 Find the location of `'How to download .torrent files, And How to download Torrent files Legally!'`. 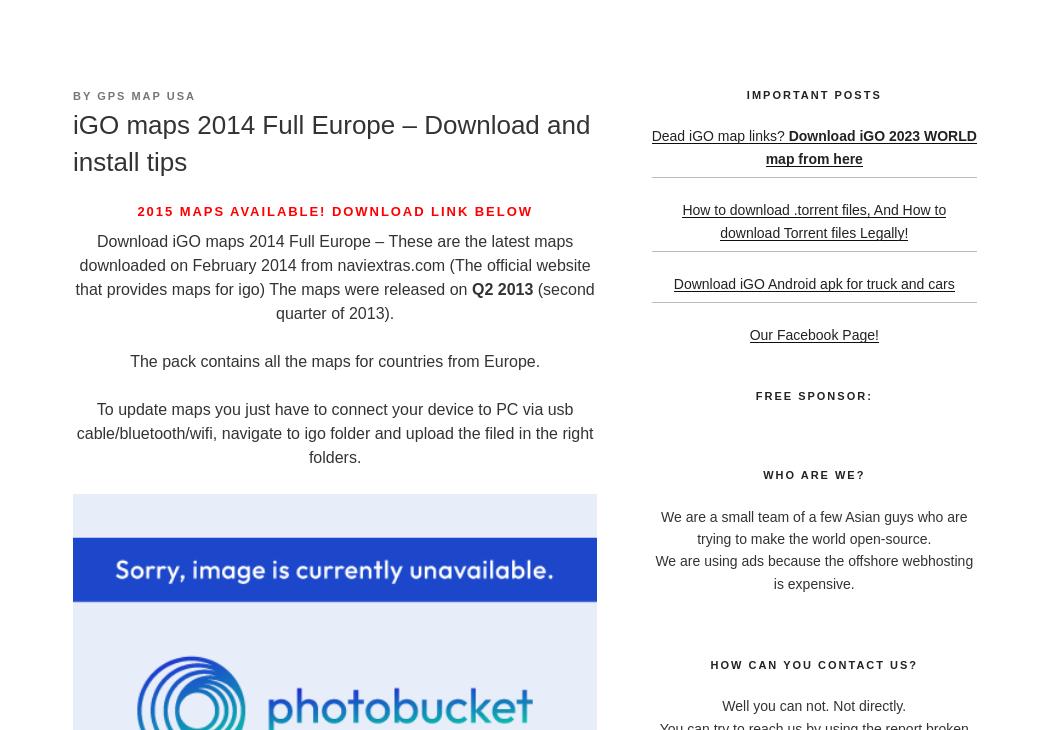

'How to download .torrent files, And How to download Torrent files Legally!' is located at coordinates (812, 220).